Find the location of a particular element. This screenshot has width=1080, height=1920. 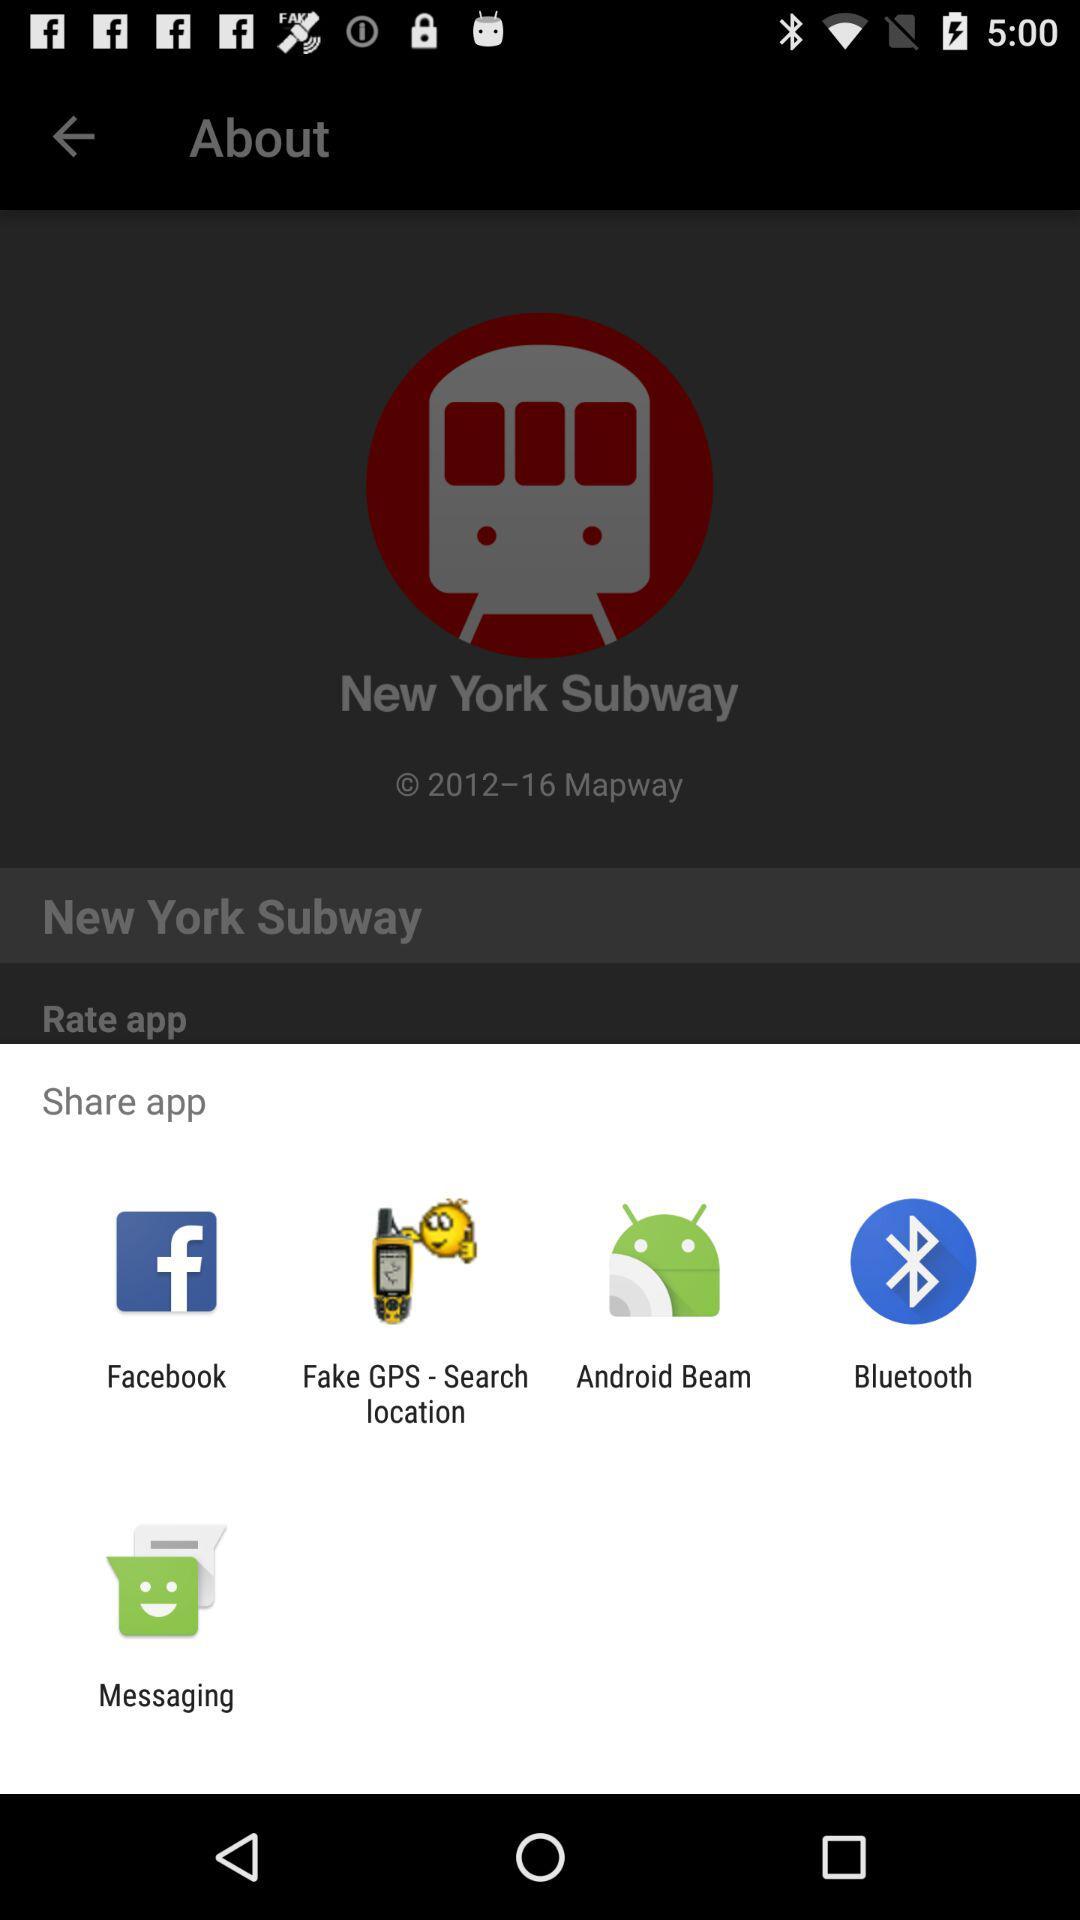

icon next to fake gps search app is located at coordinates (165, 1392).